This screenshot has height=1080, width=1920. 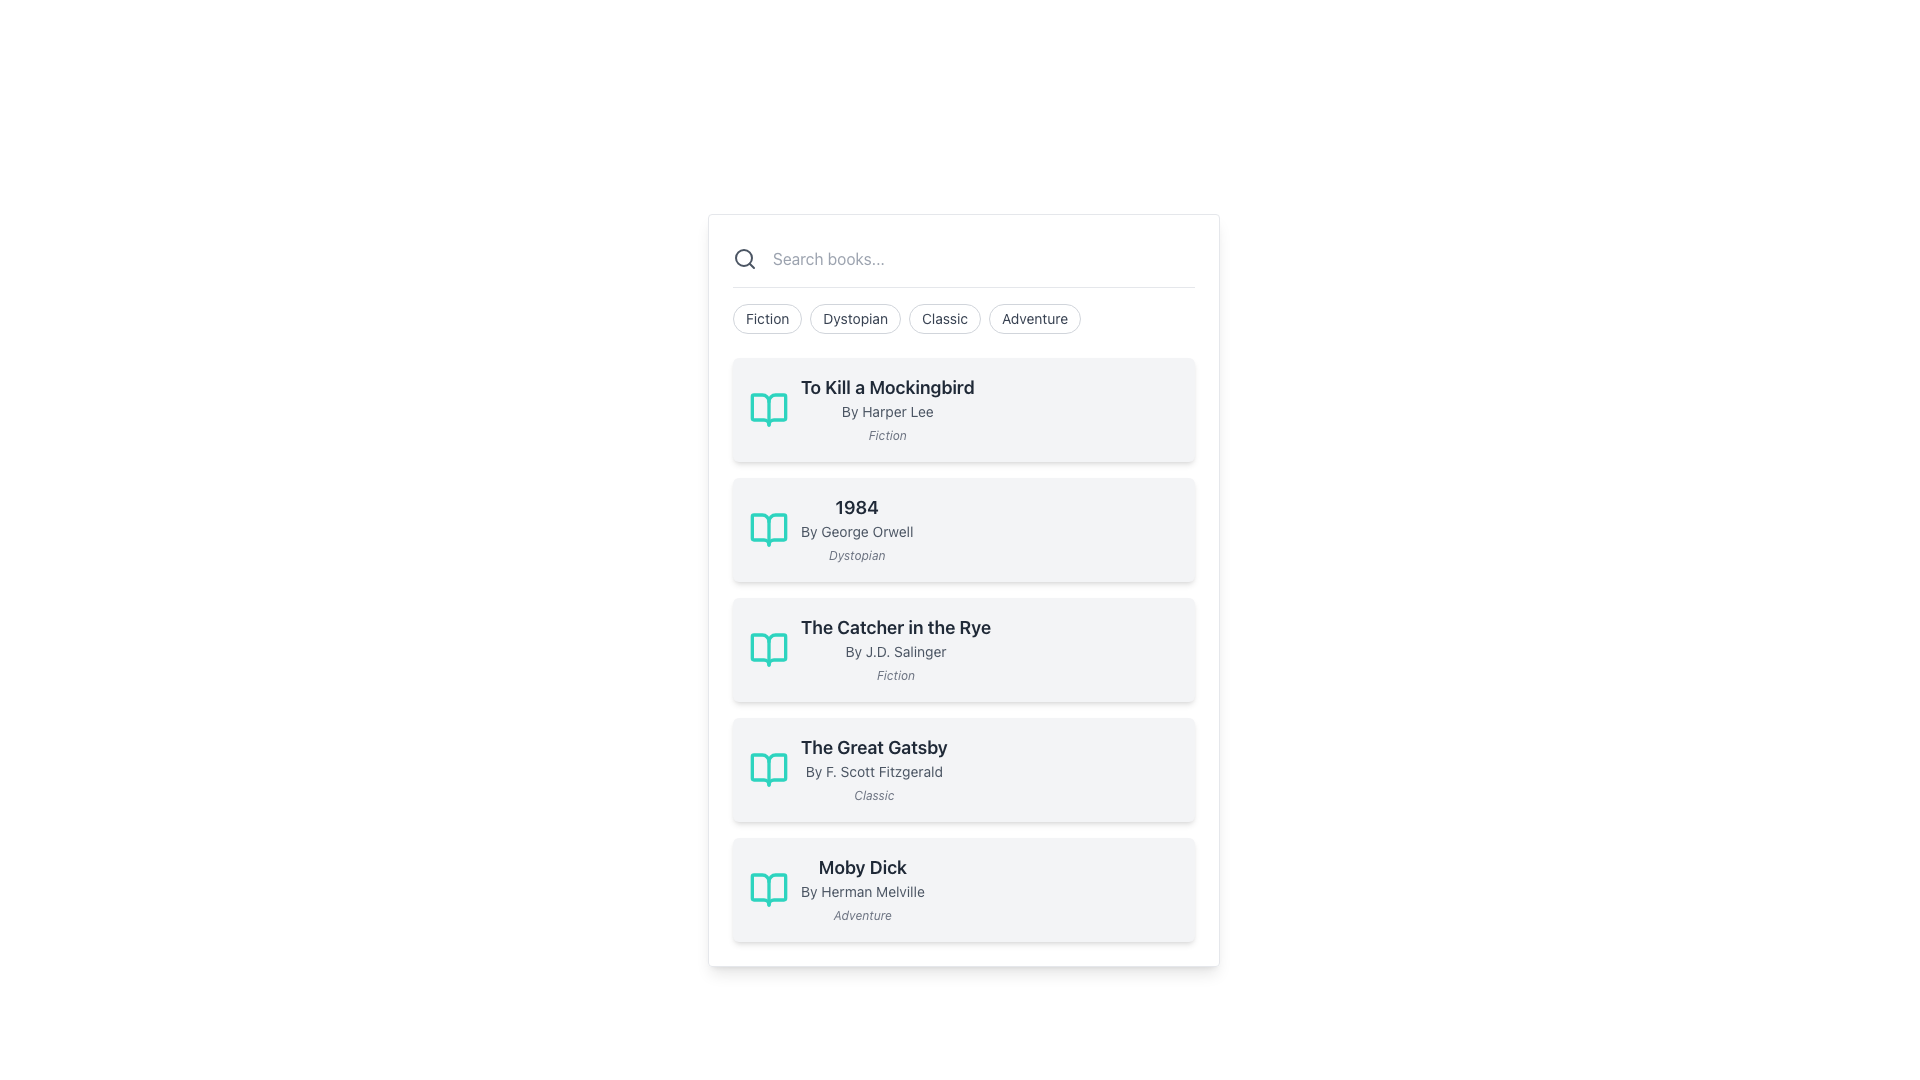 I want to click on text label 'Adventure' which is styled in italicized grey font and located below the author's name for 'Moby Dick' by Herman Melville, so click(x=862, y=915).